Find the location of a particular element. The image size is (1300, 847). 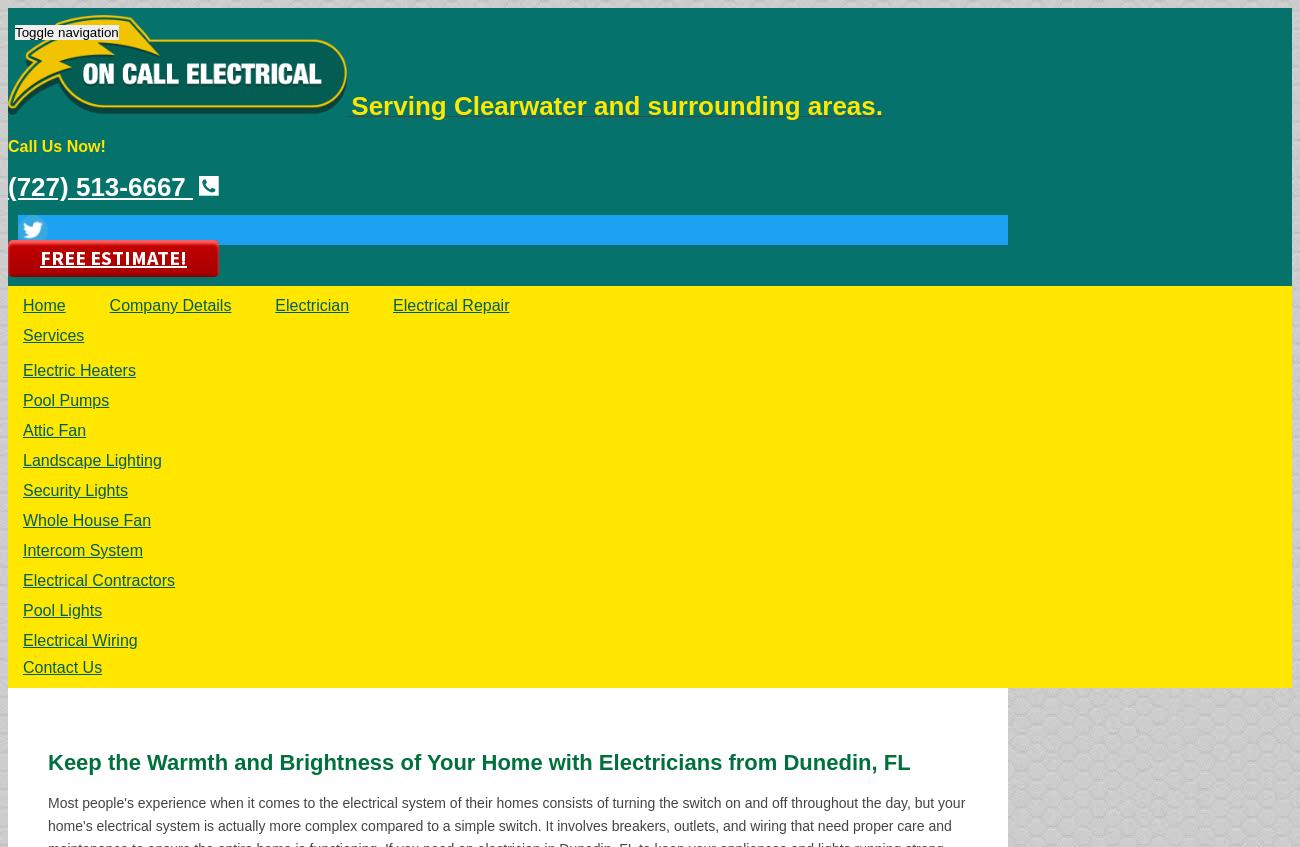

'Electric Heaters' is located at coordinates (79, 369).